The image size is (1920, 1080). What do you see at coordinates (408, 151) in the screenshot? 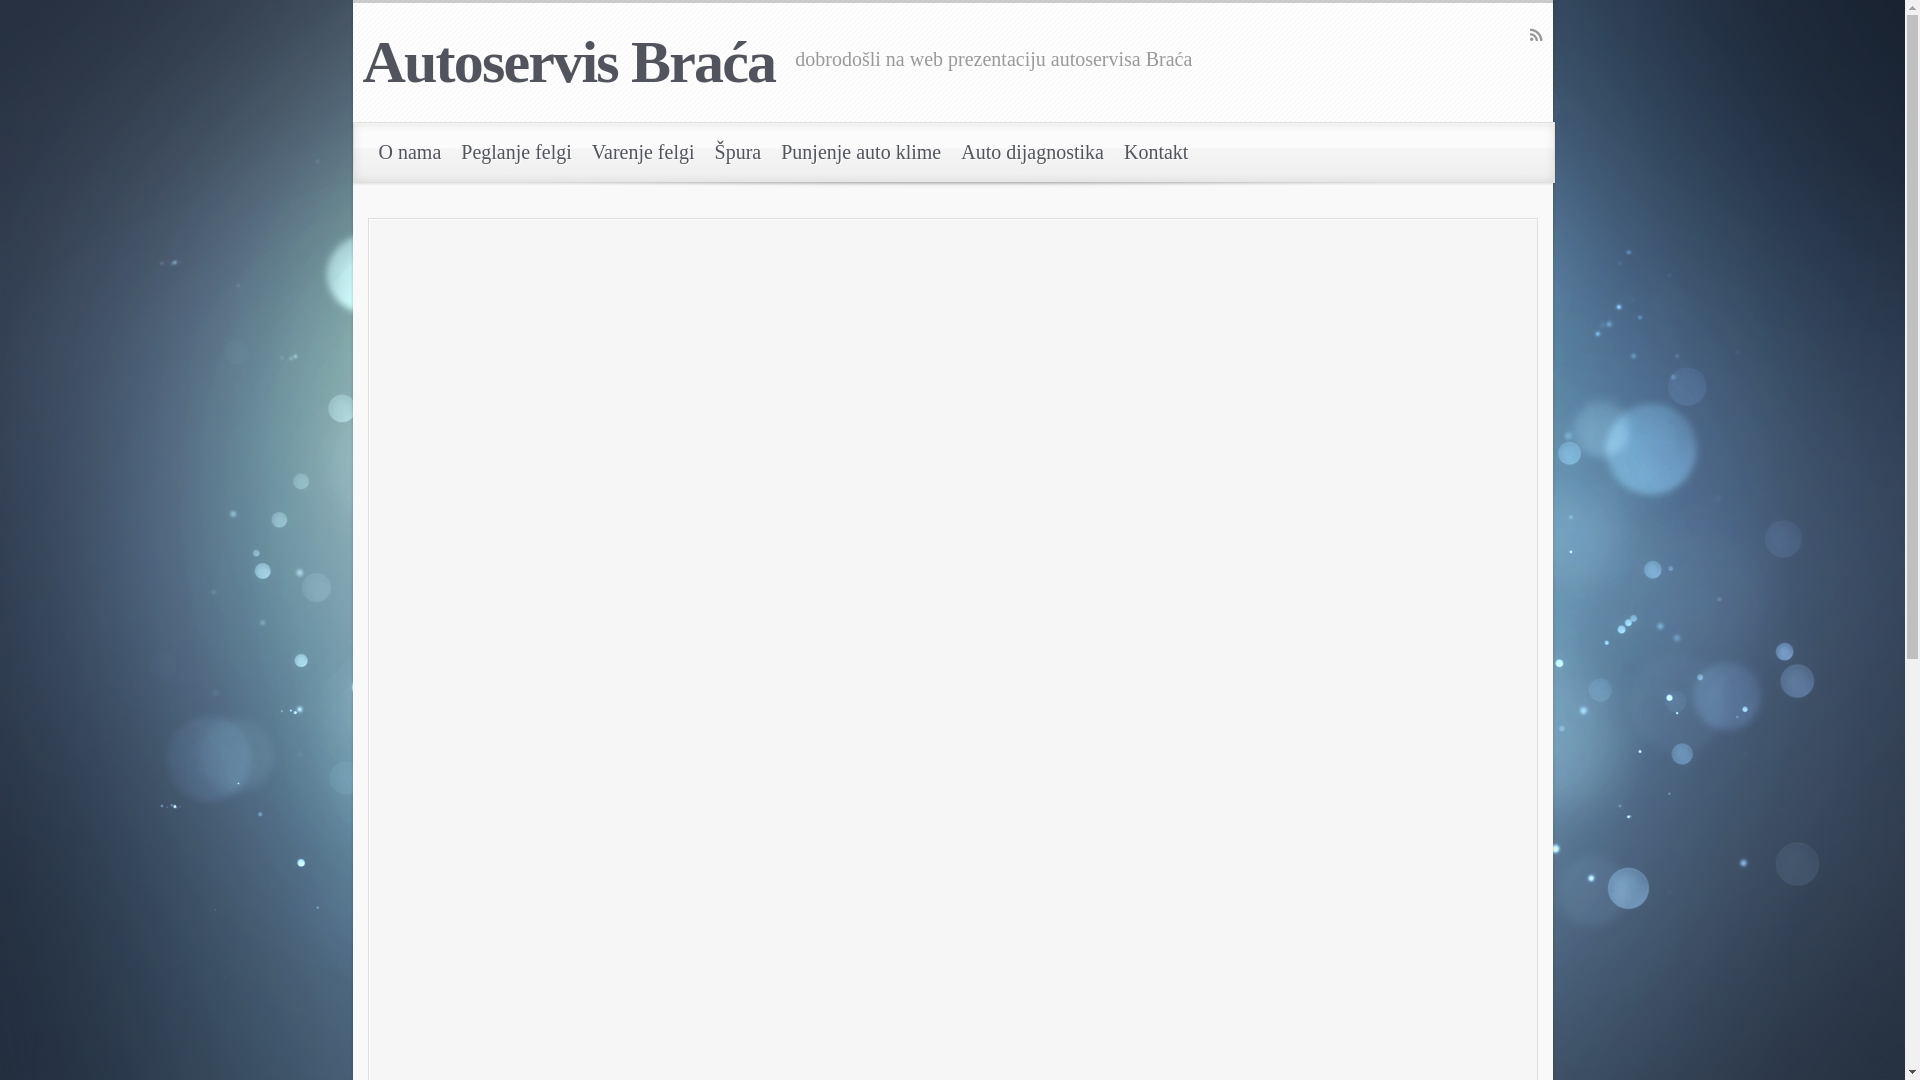
I see `'O nama'` at bounding box center [408, 151].